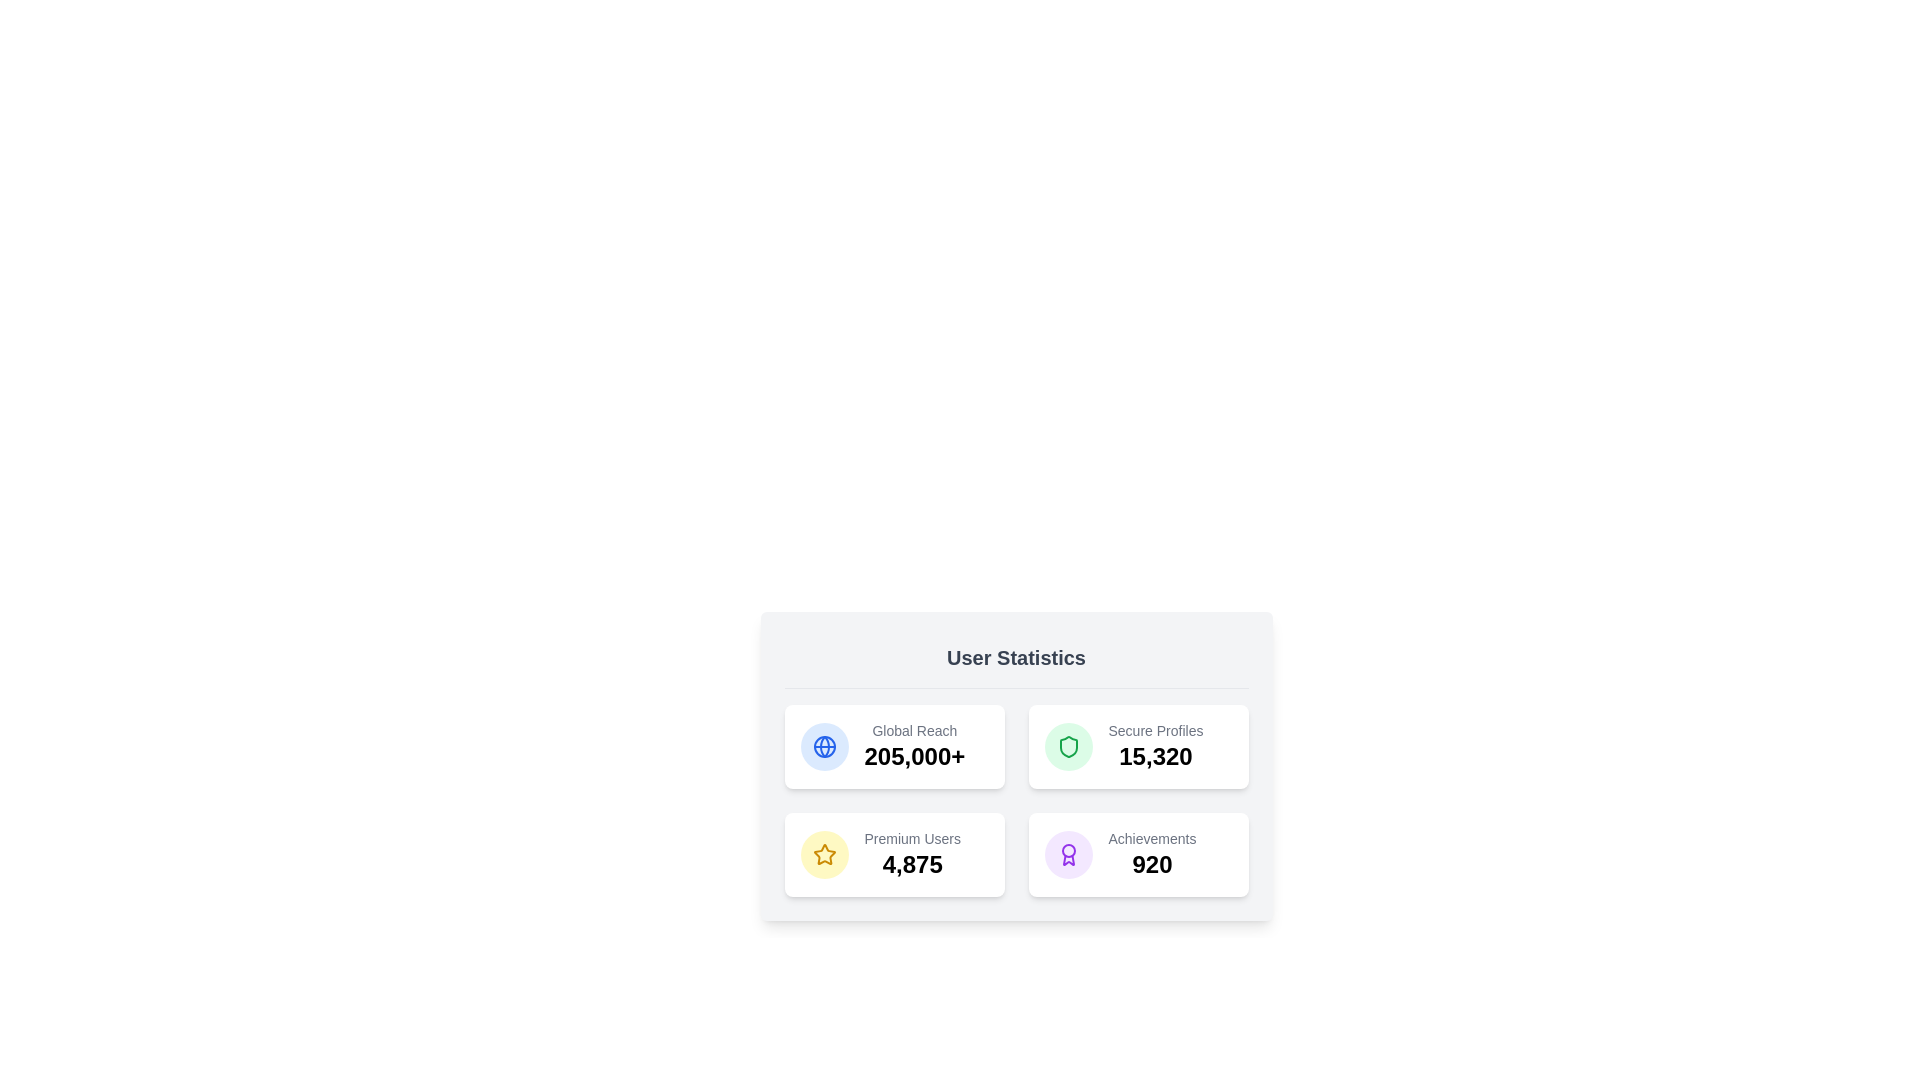 This screenshot has width=1920, height=1080. Describe the element at coordinates (1067, 747) in the screenshot. I see `the shield icon representing security in the 'Secure Profiles' section located in the top-right quadrant of the statistics panel` at that location.